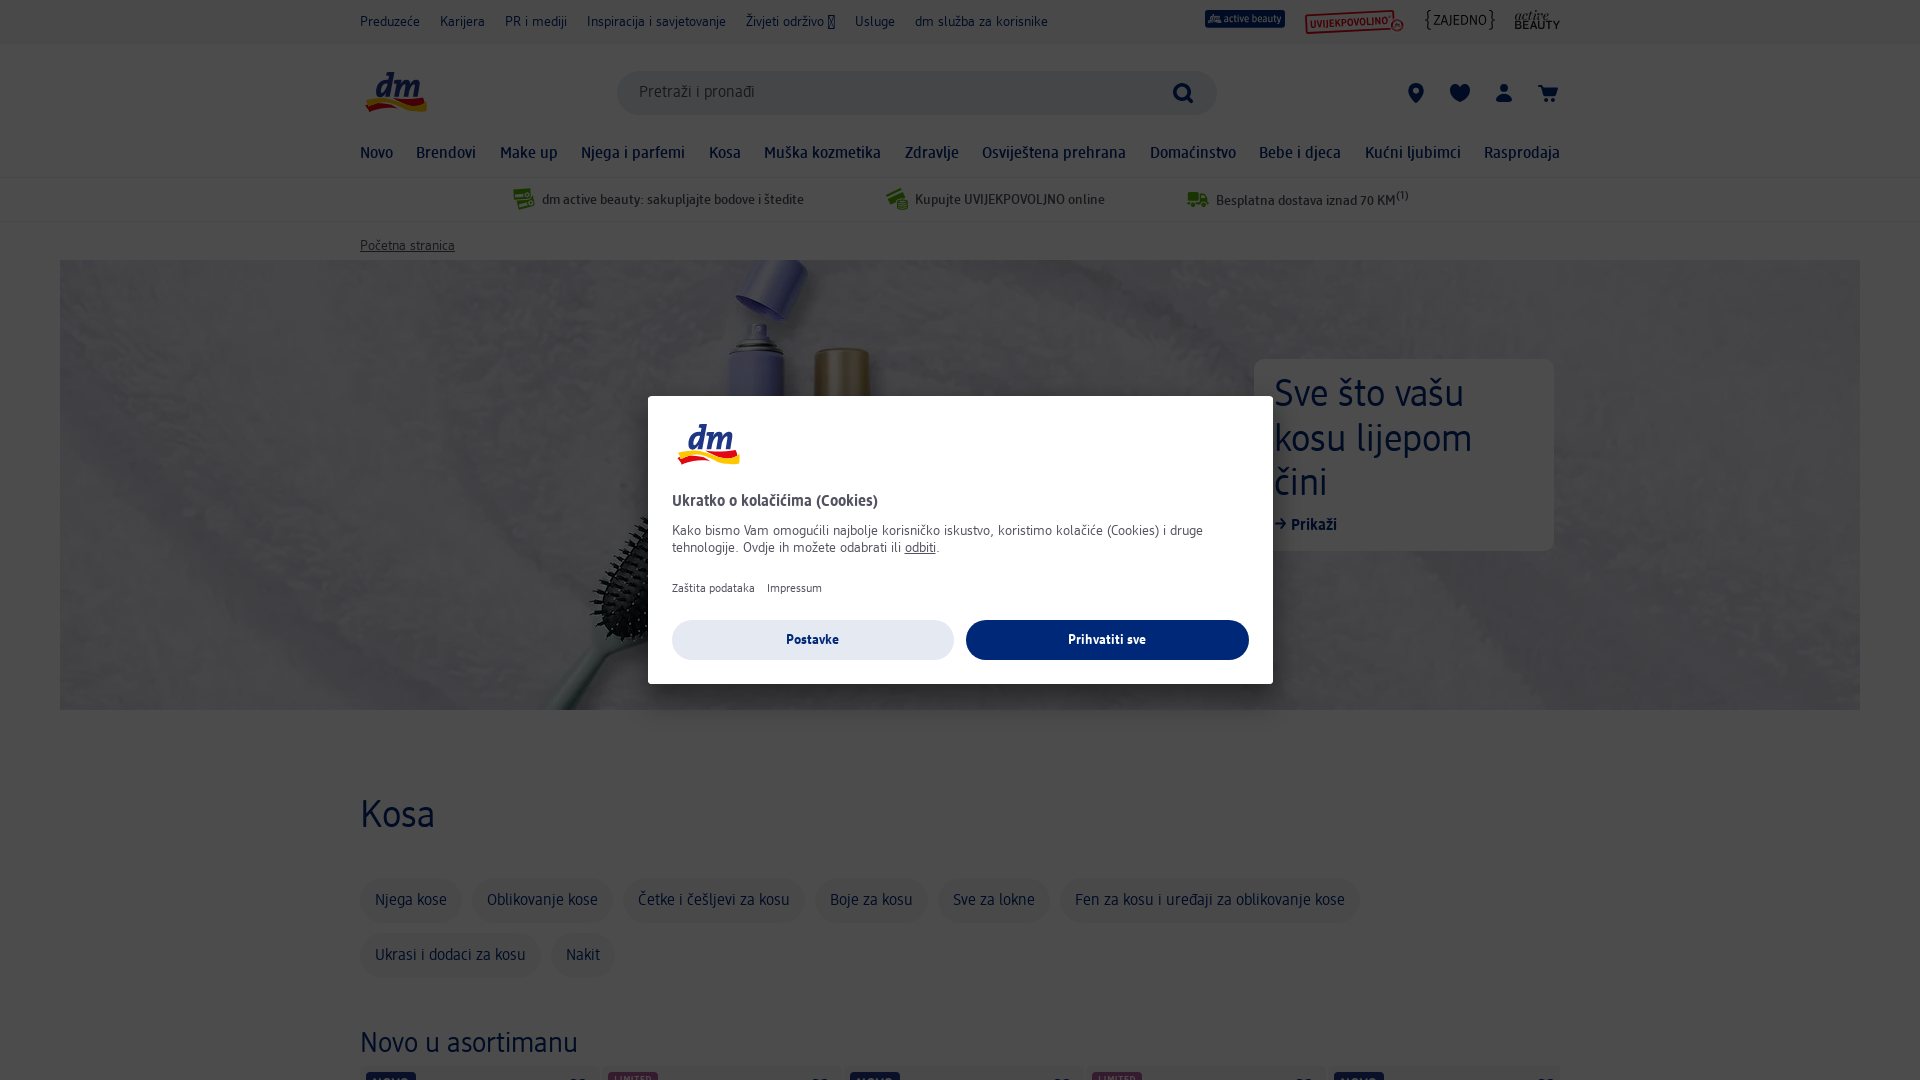 Image resolution: width=1920 pixels, height=1080 pixels. Describe the element at coordinates (437, 153) in the screenshot. I see `'Brendovi'` at that location.